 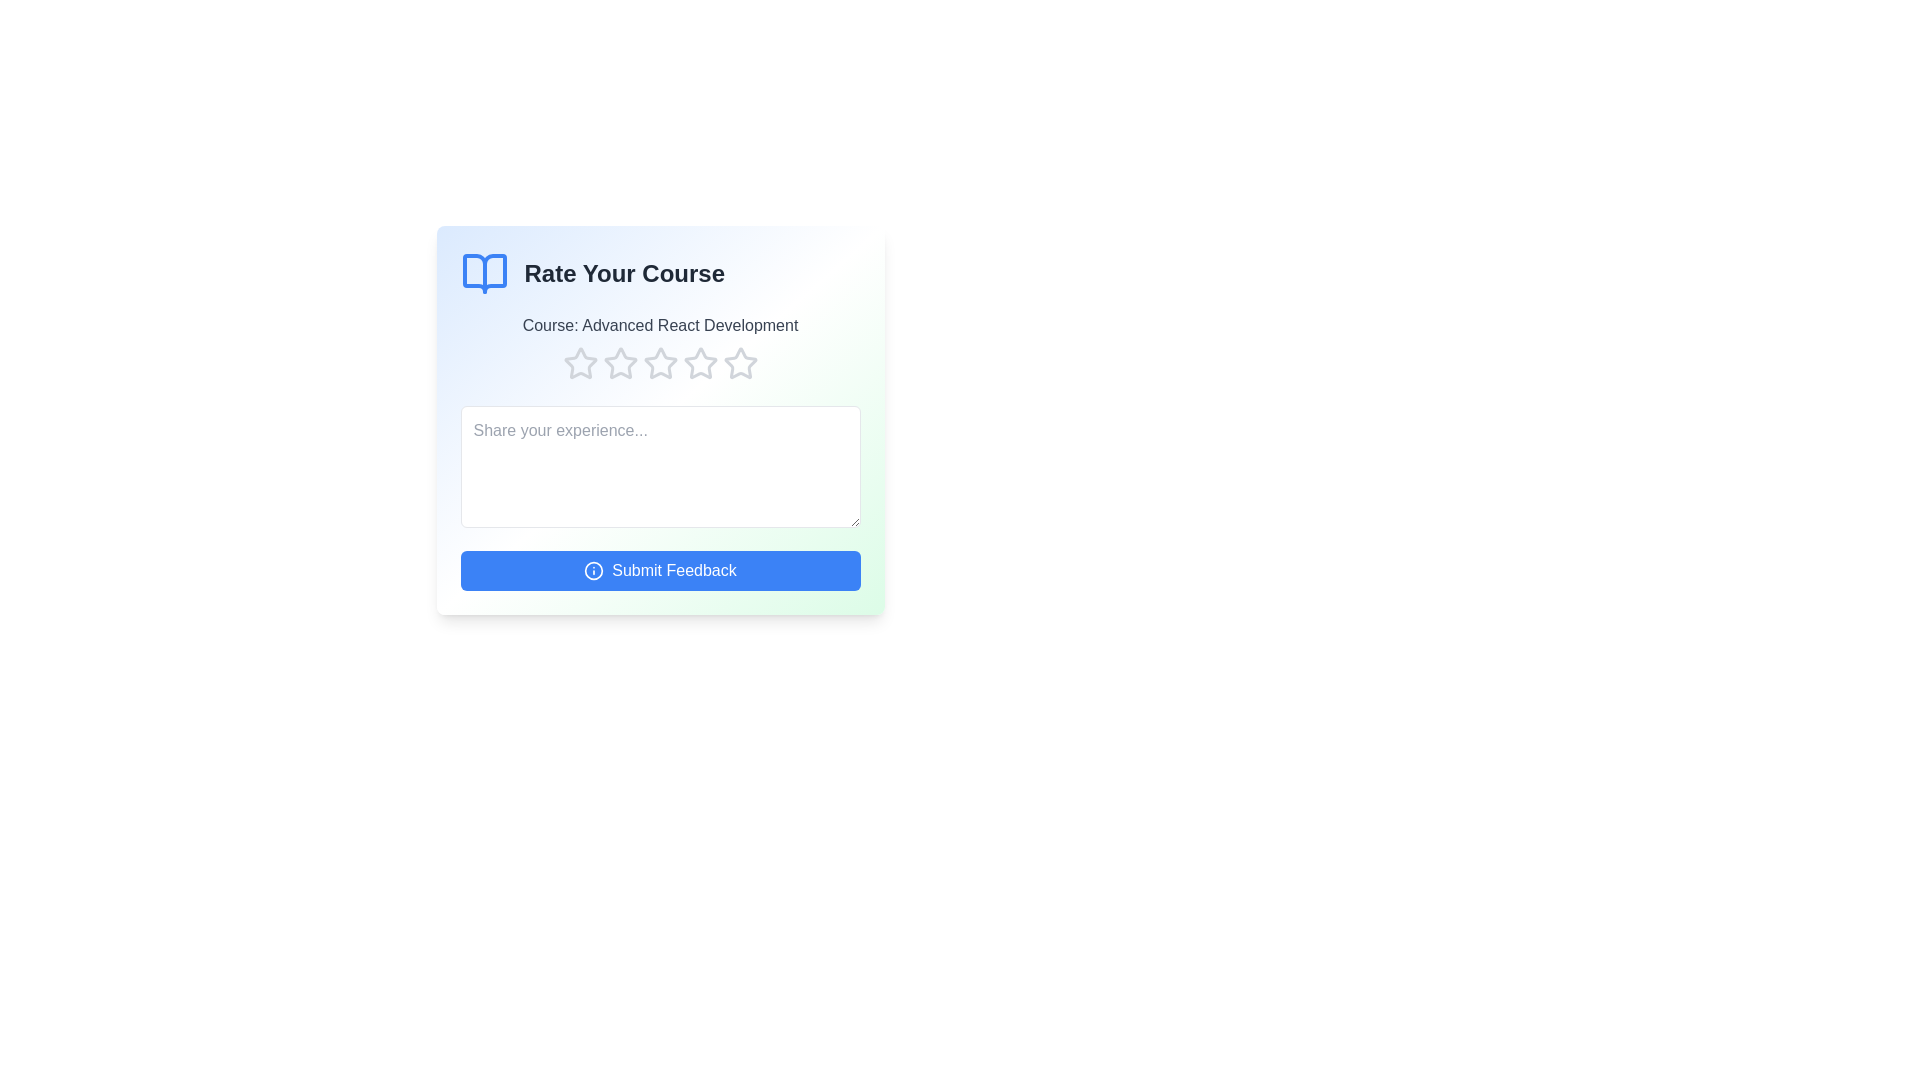 What do you see at coordinates (459, 313) in the screenshot?
I see `the course title and description text for the user to view` at bounding box center [459, 313].